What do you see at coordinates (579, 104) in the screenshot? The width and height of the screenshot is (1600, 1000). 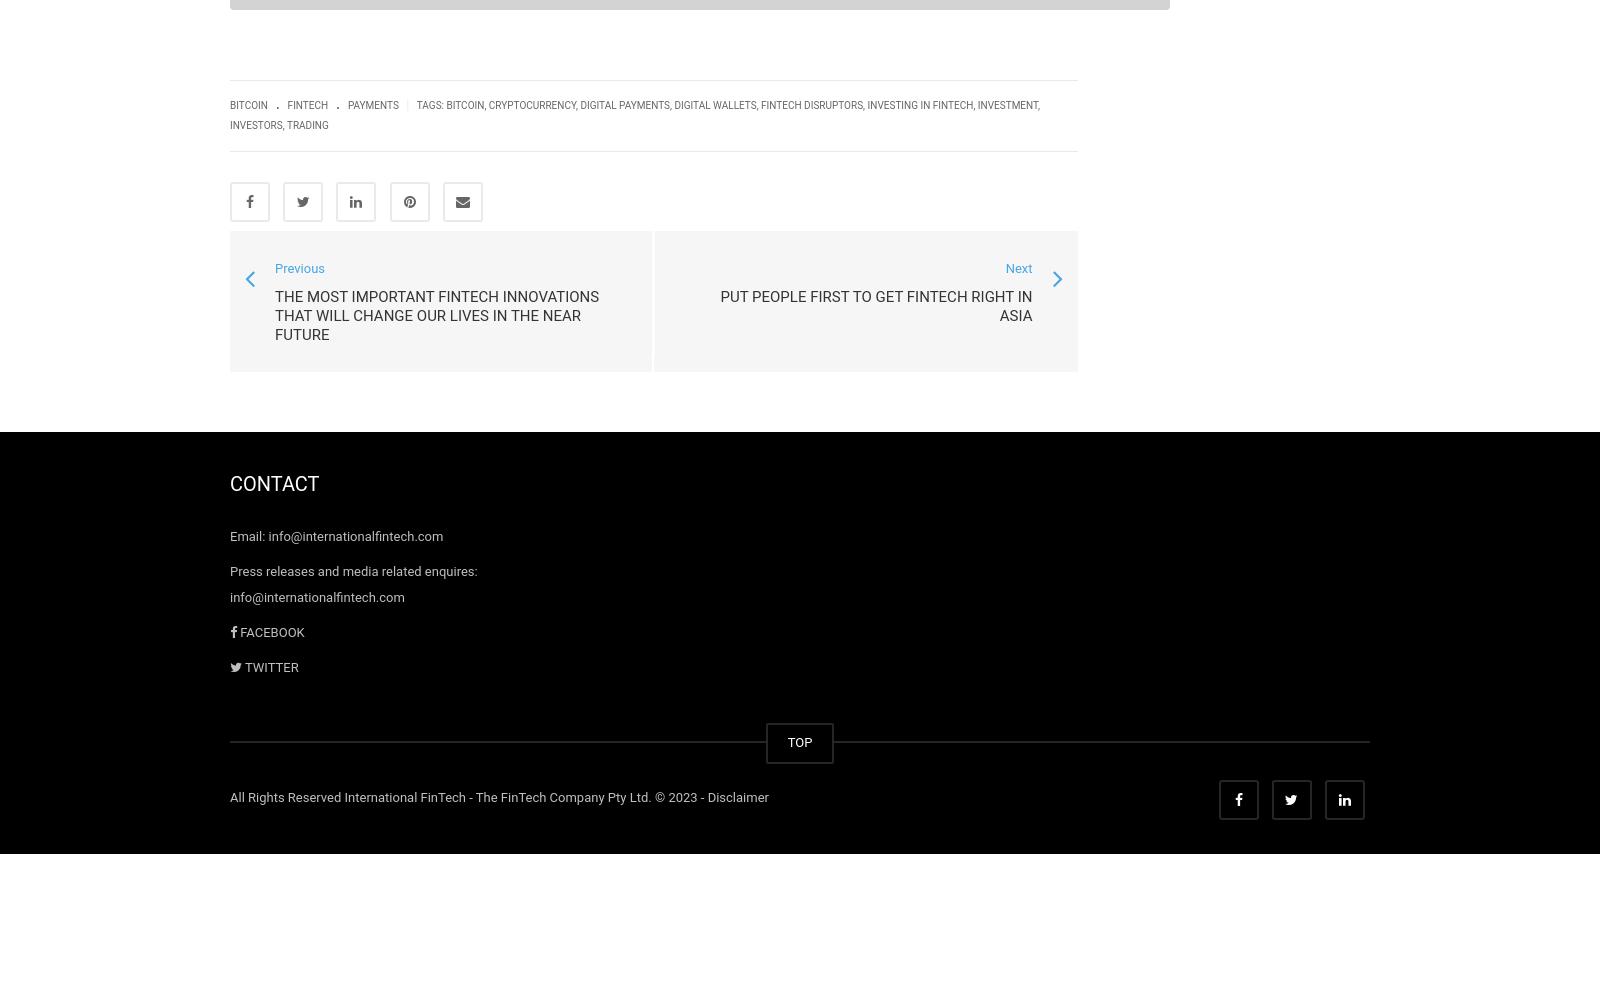 I see `'Digital Payments'` at bounding box center [579, 104].